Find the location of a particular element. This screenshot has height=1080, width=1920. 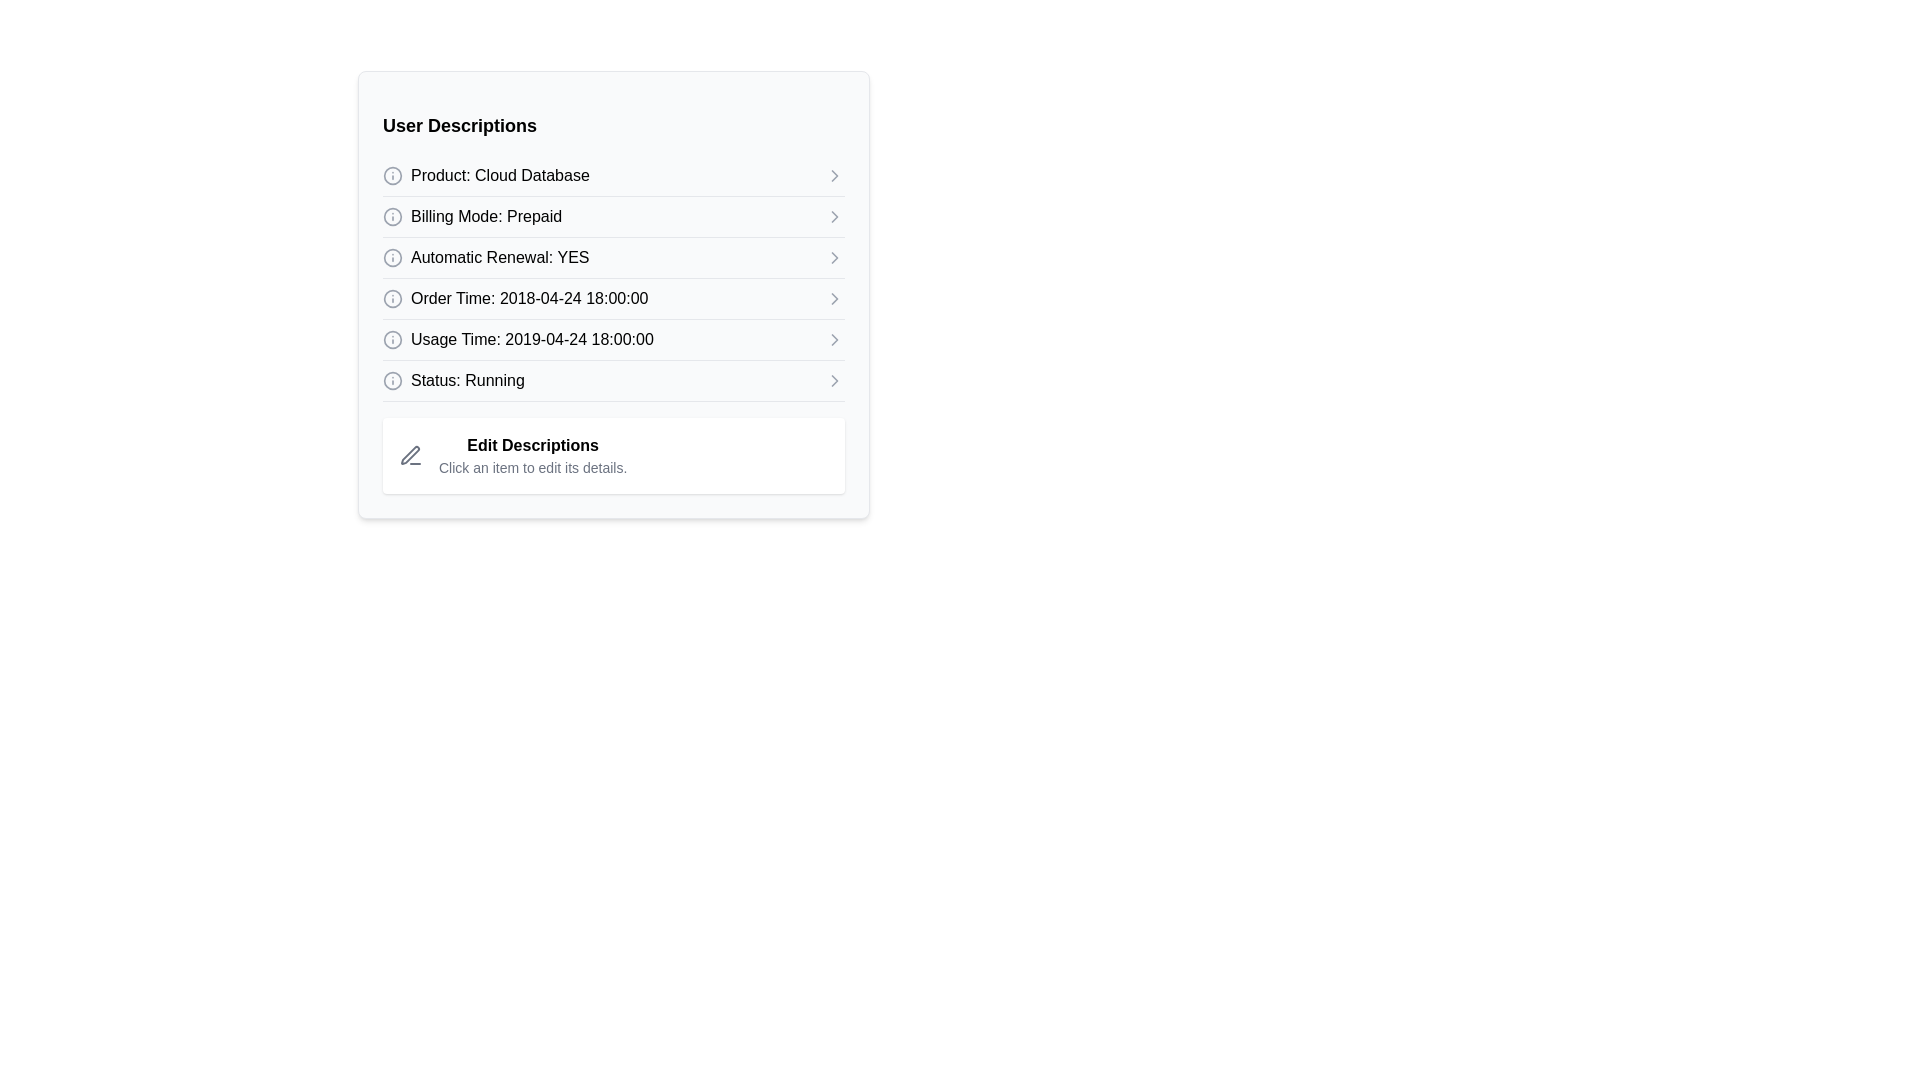

the informational icon located to the left of the text 'Product: Cloud Database' in the first row of the list within the 'User Descriptions' section is located at coordinates (393, 175).